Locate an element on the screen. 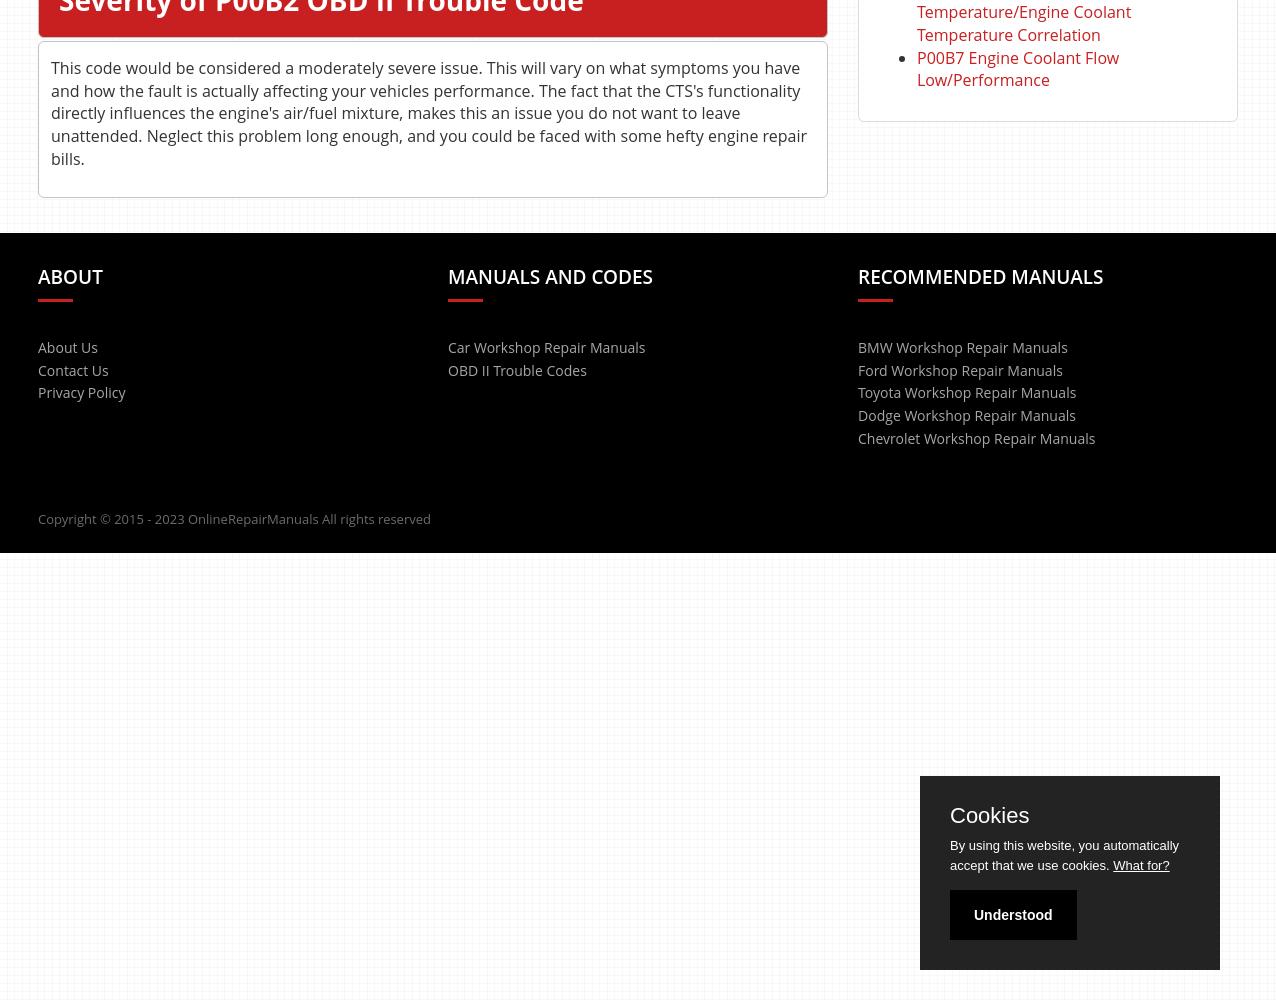 Image resolution: width=1276 pixels, height=1000 pixels. 'What for?' is located at coordinates (1139, 864).